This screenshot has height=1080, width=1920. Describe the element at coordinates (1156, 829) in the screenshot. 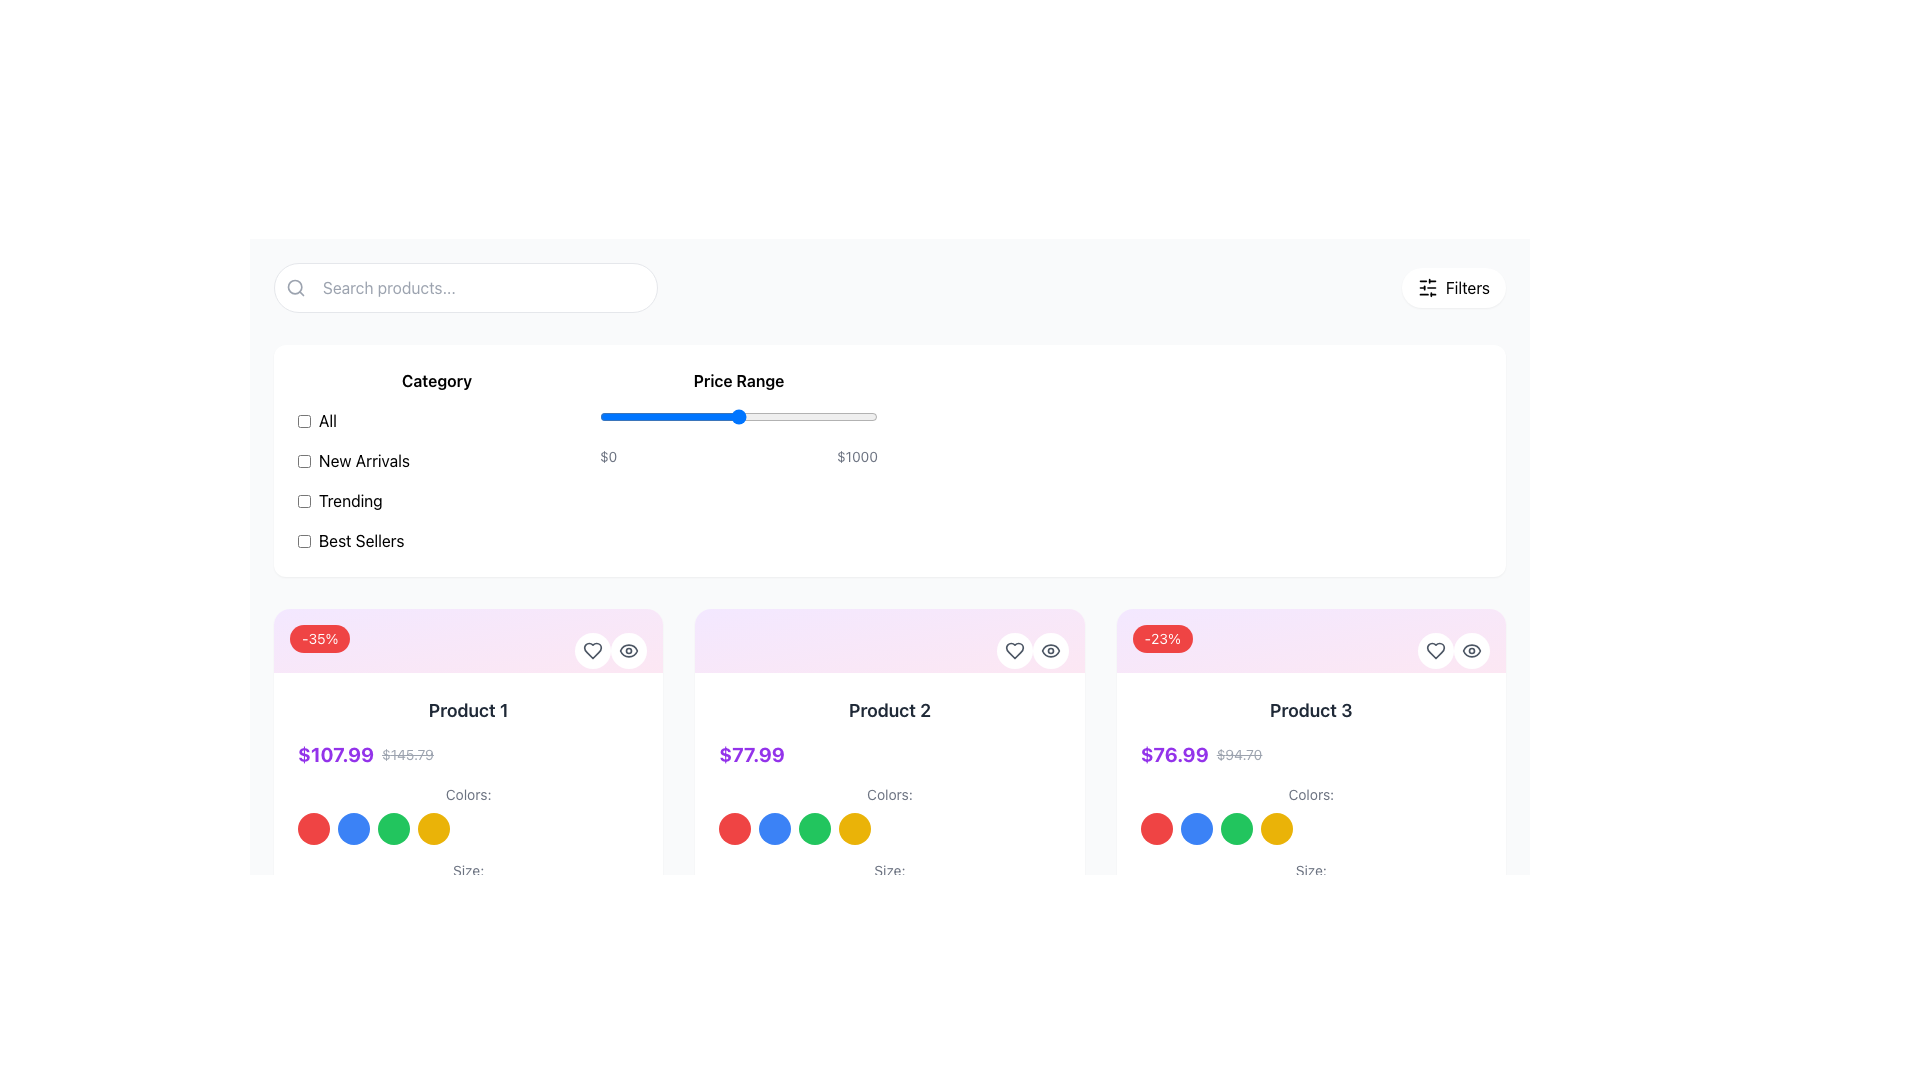

I see `the first circular color option selector representing red for accessibility navigation` at that location.